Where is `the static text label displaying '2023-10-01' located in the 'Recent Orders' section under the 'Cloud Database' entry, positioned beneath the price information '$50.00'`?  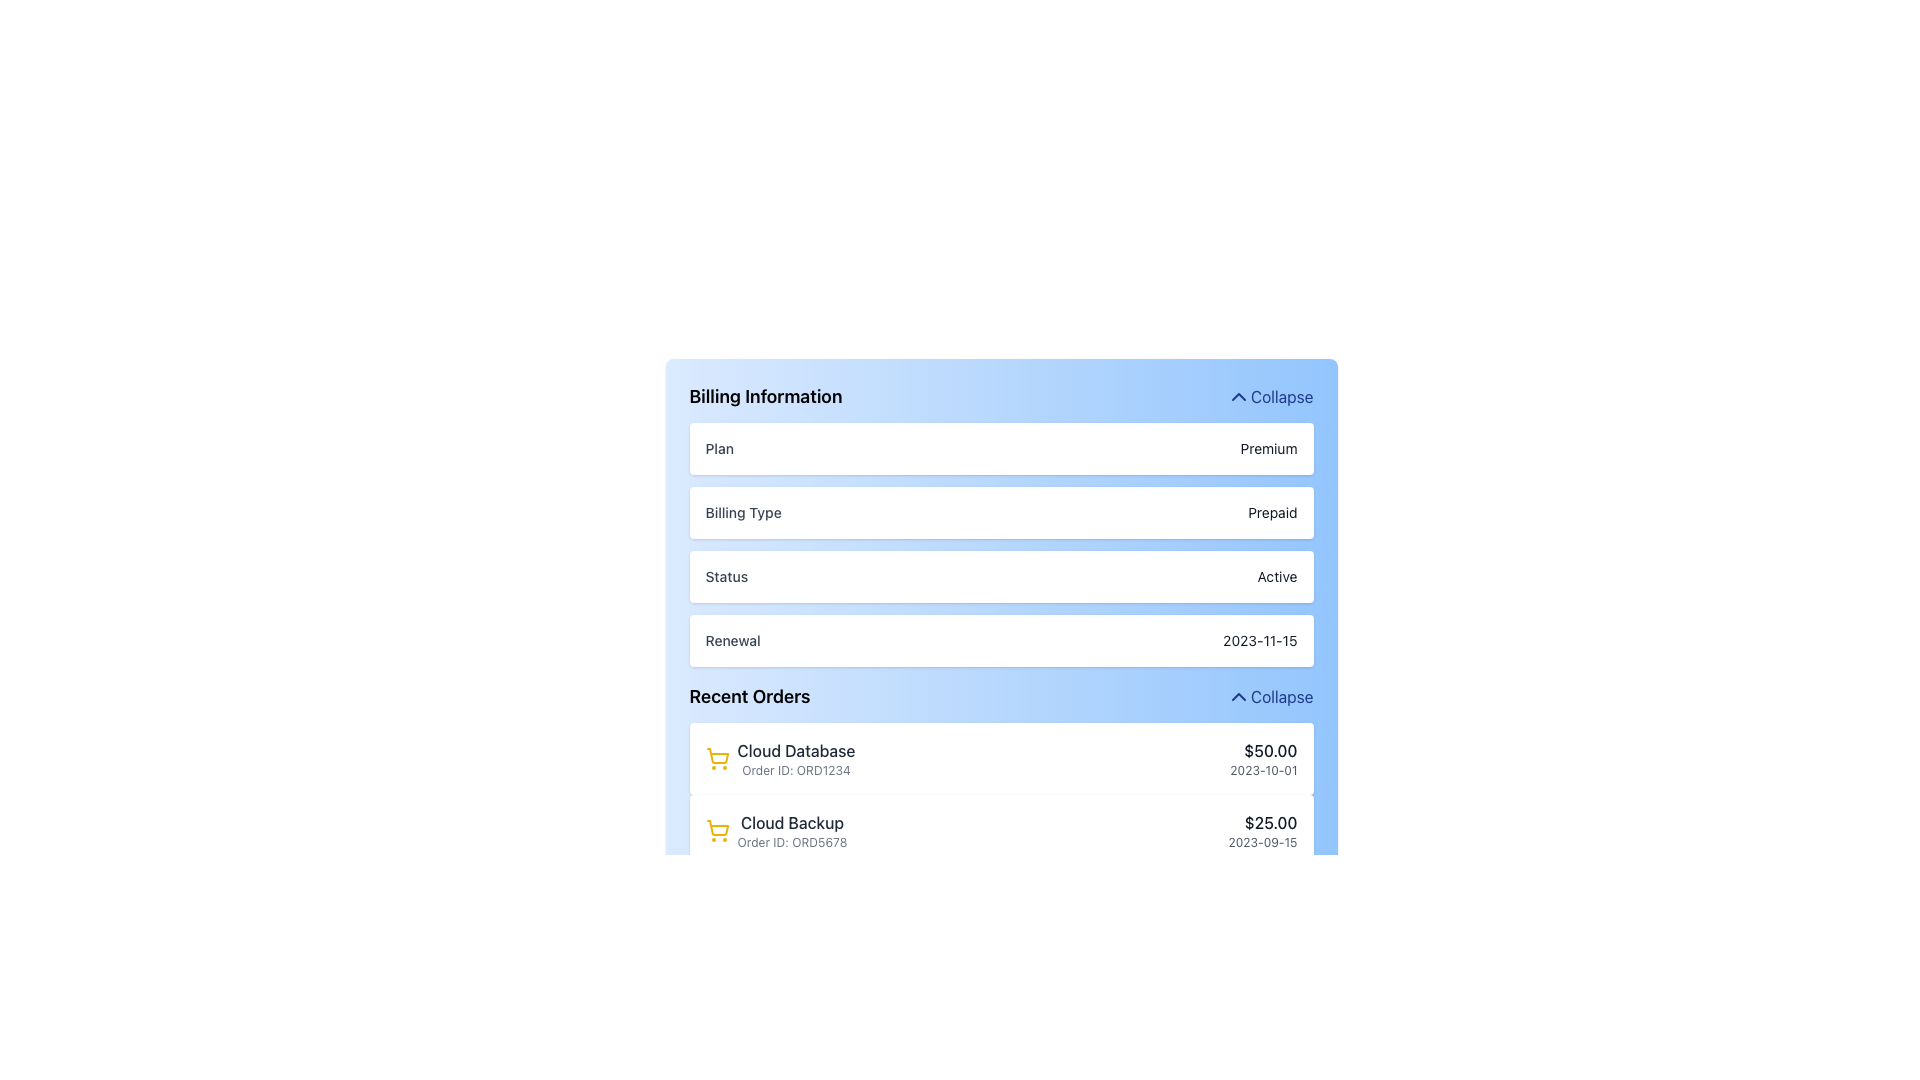
the static text label displaying '2023-10-01' located in the 'Recent Orders' section under the 'Cloud Database' entry, positioned beneath the price information '$50.00' is located at coordinates (1262, 770).